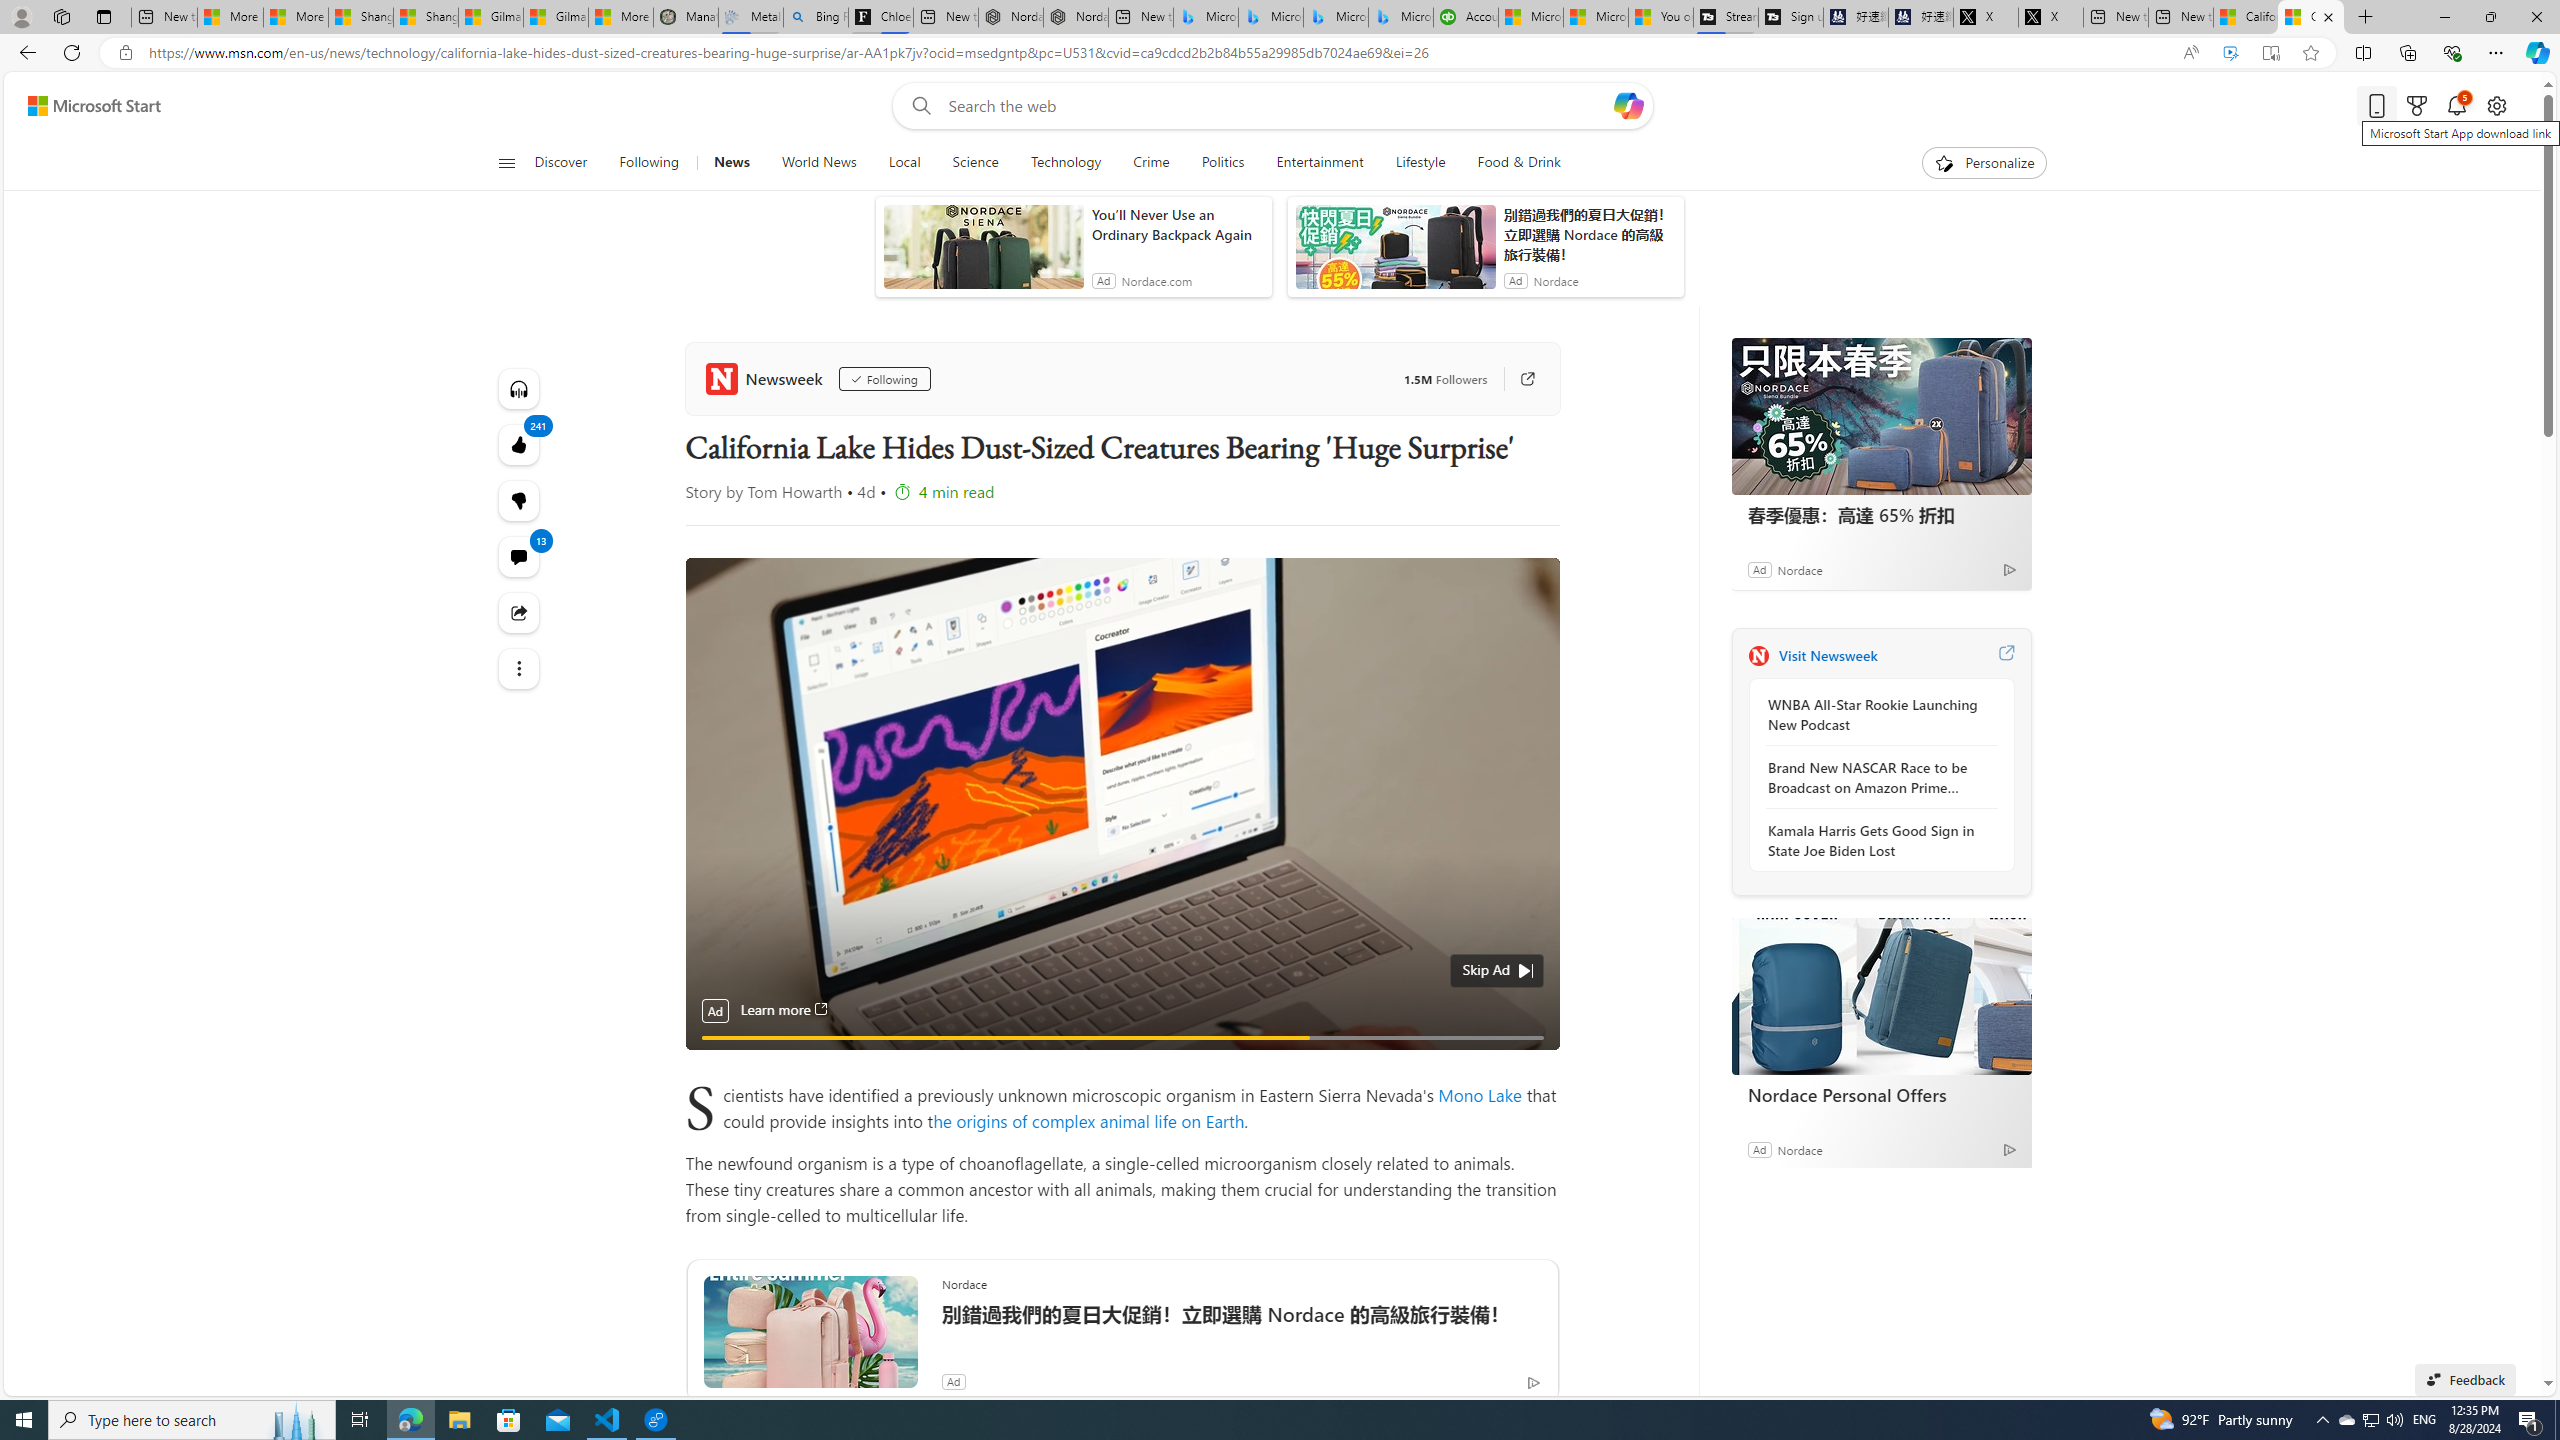 This screenshot has height=1440, width=2560. I want to click on 'Chloe Sorvino', so click(880, 16).